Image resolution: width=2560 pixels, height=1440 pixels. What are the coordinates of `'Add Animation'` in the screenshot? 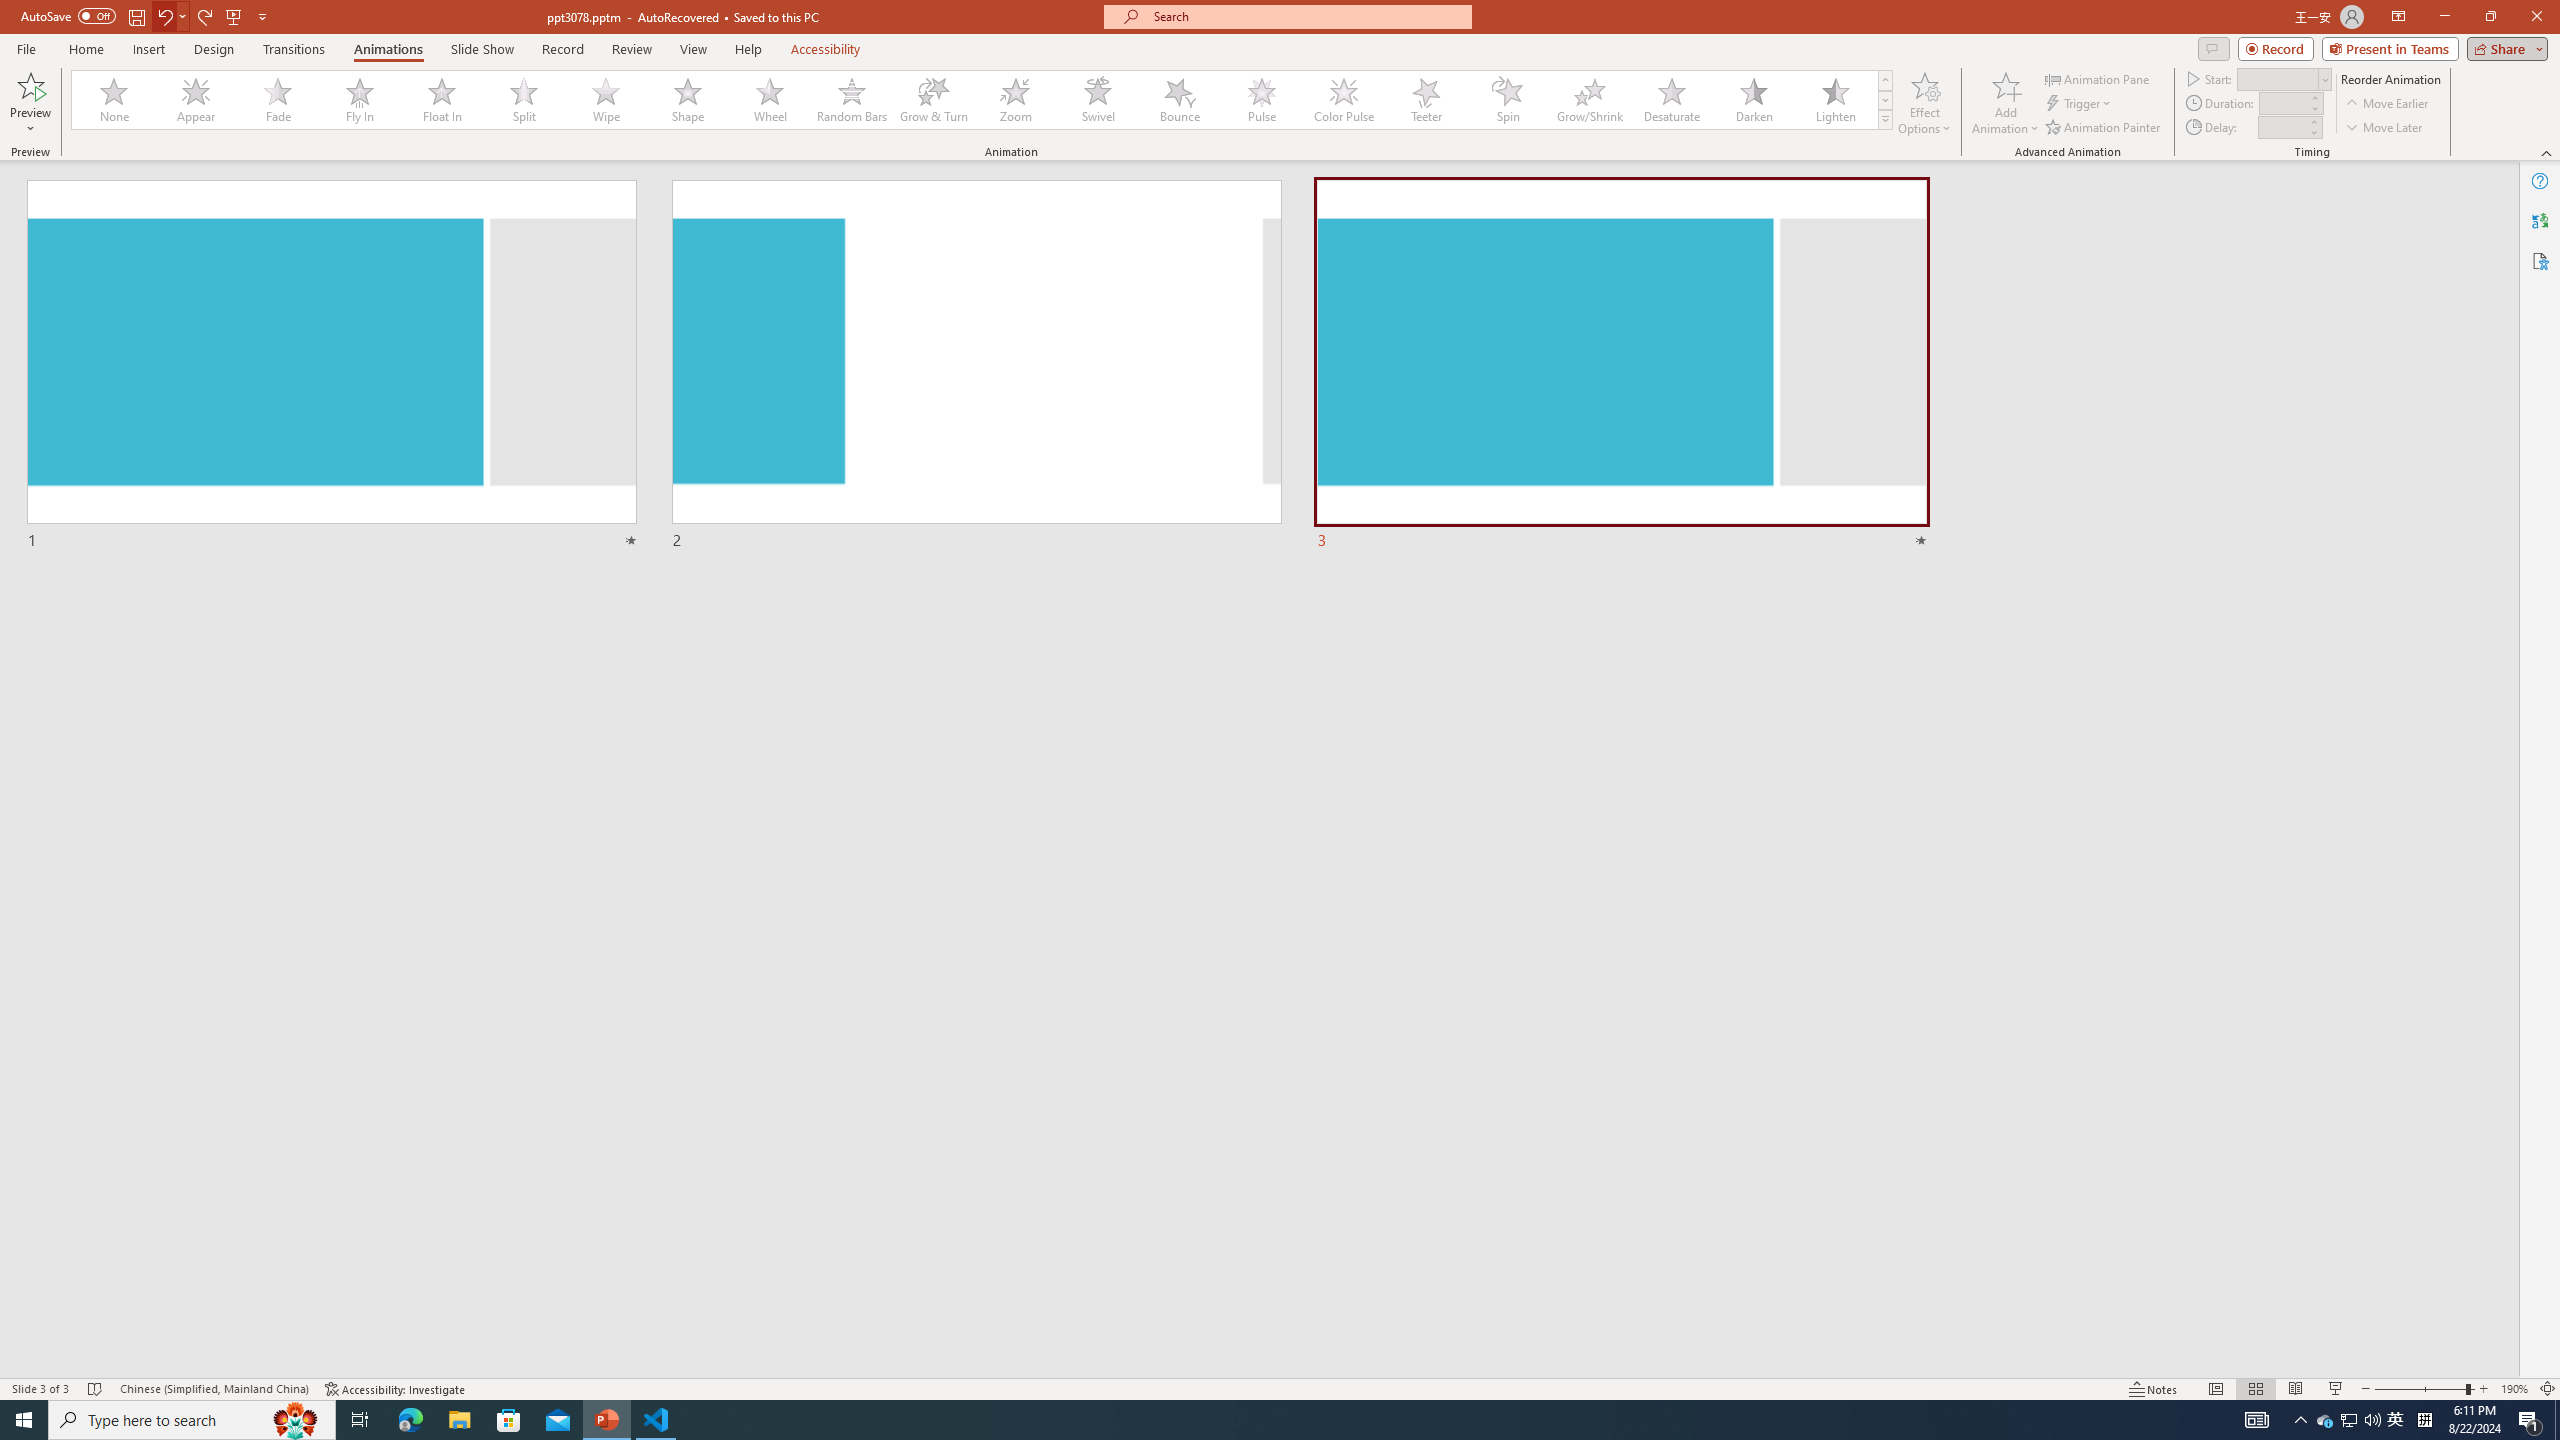 It's located at (2006, 103).